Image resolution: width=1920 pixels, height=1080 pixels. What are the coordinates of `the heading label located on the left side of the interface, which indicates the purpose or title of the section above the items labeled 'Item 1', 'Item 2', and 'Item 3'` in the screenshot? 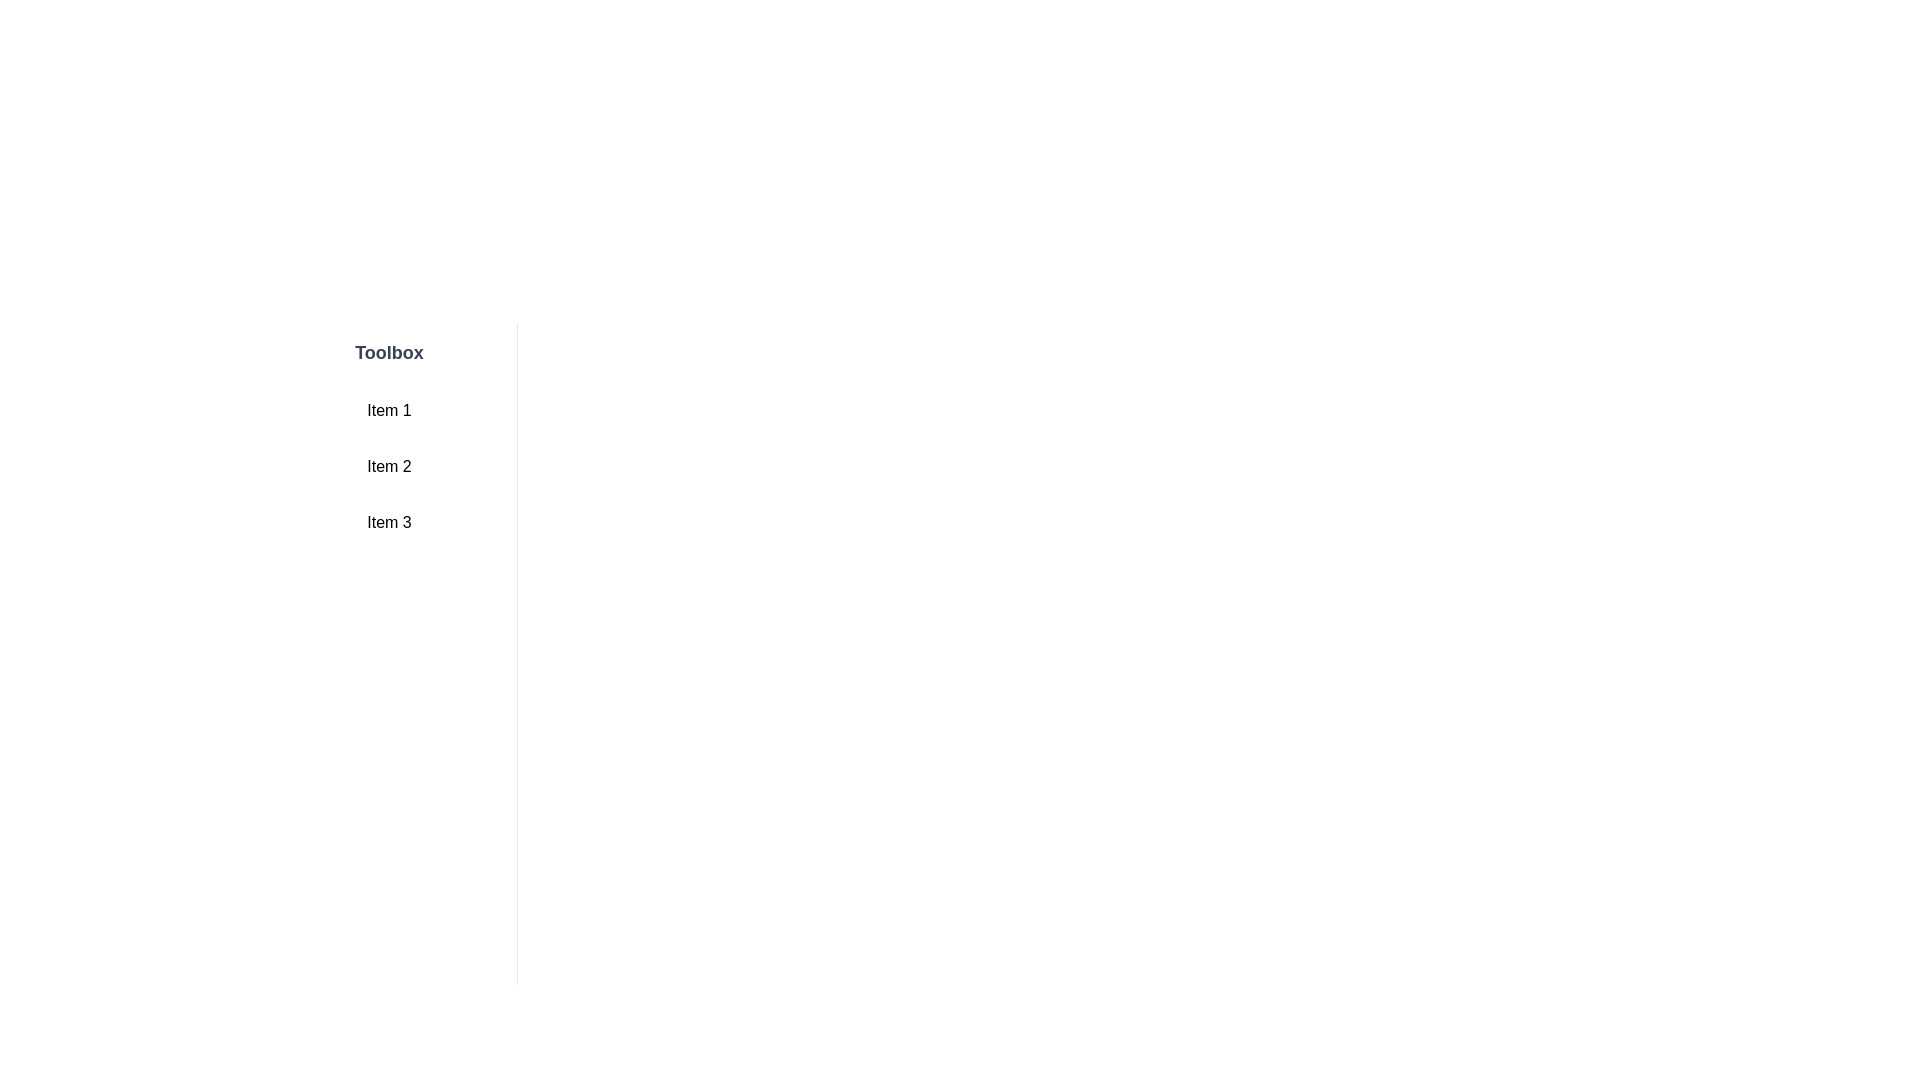 It's located at (389, 352).